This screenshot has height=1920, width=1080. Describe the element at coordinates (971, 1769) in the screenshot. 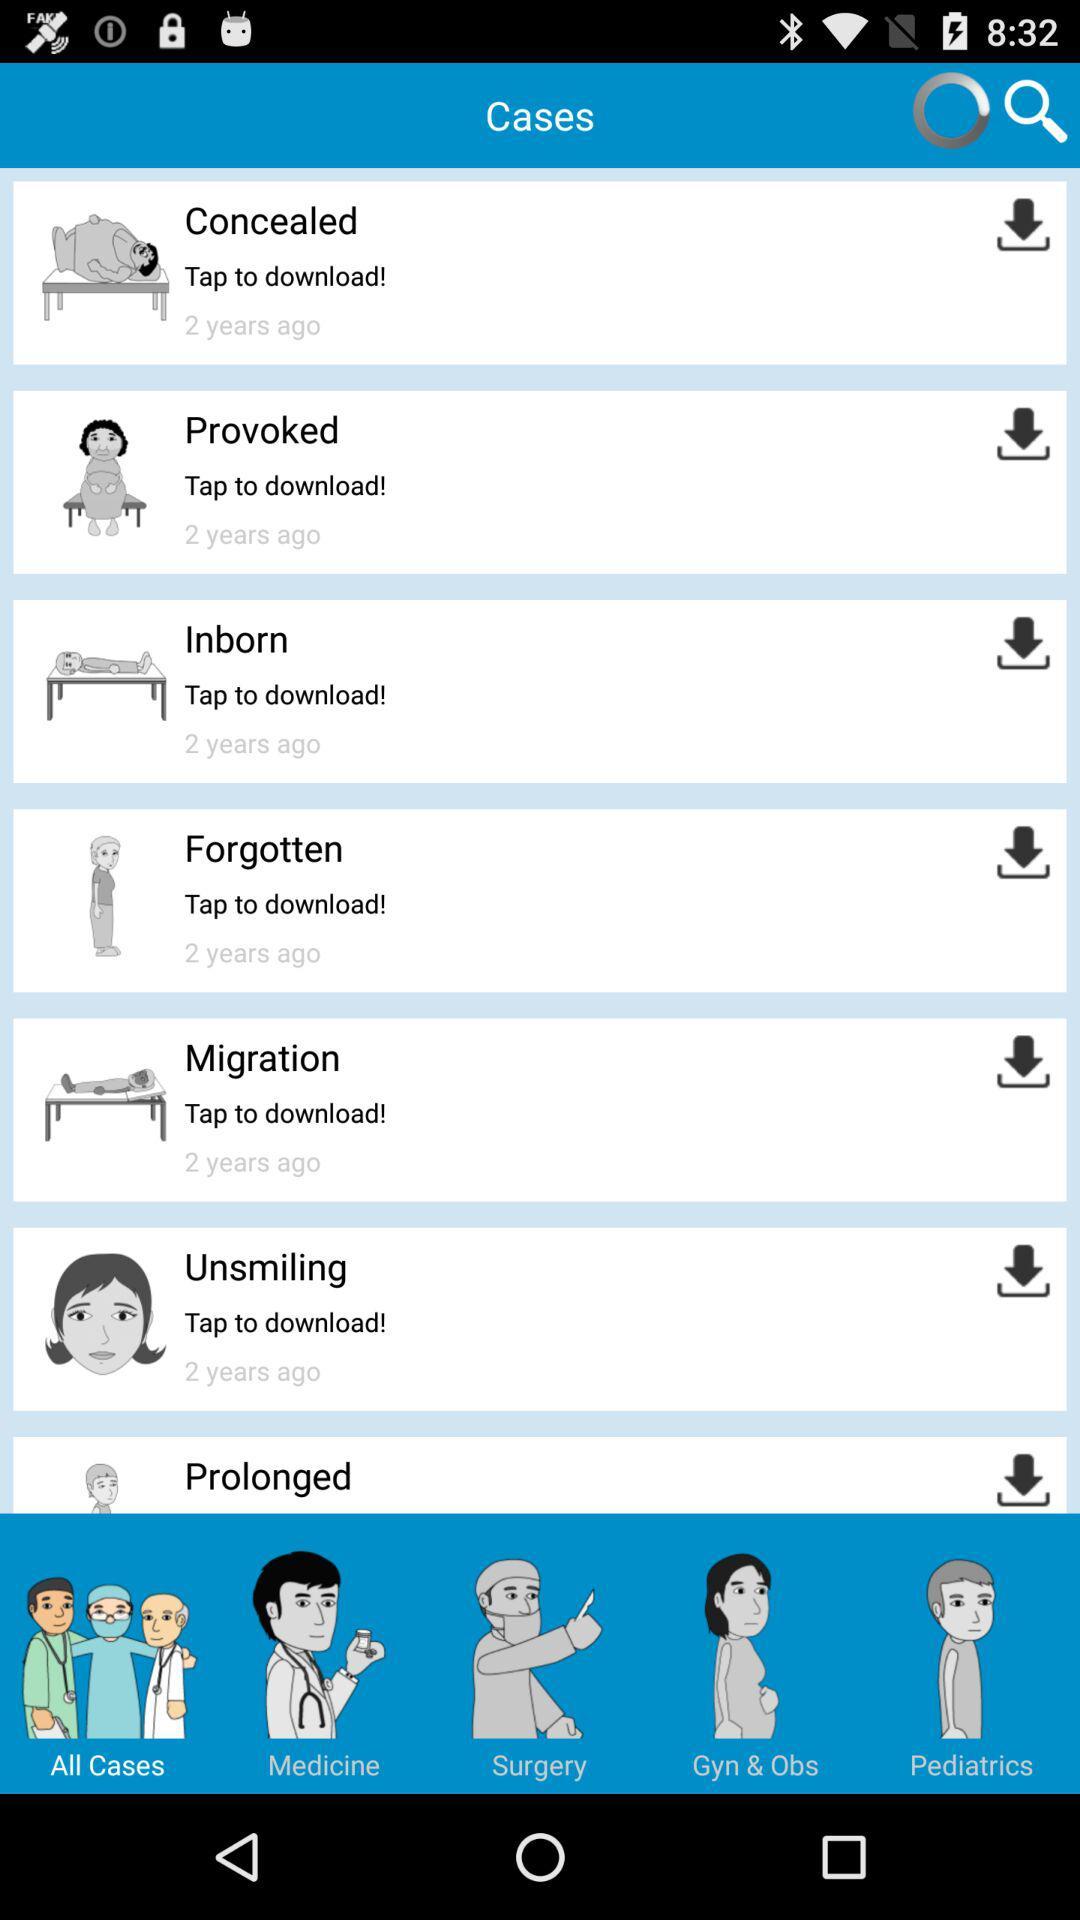

I see `the gift icon` at that location.